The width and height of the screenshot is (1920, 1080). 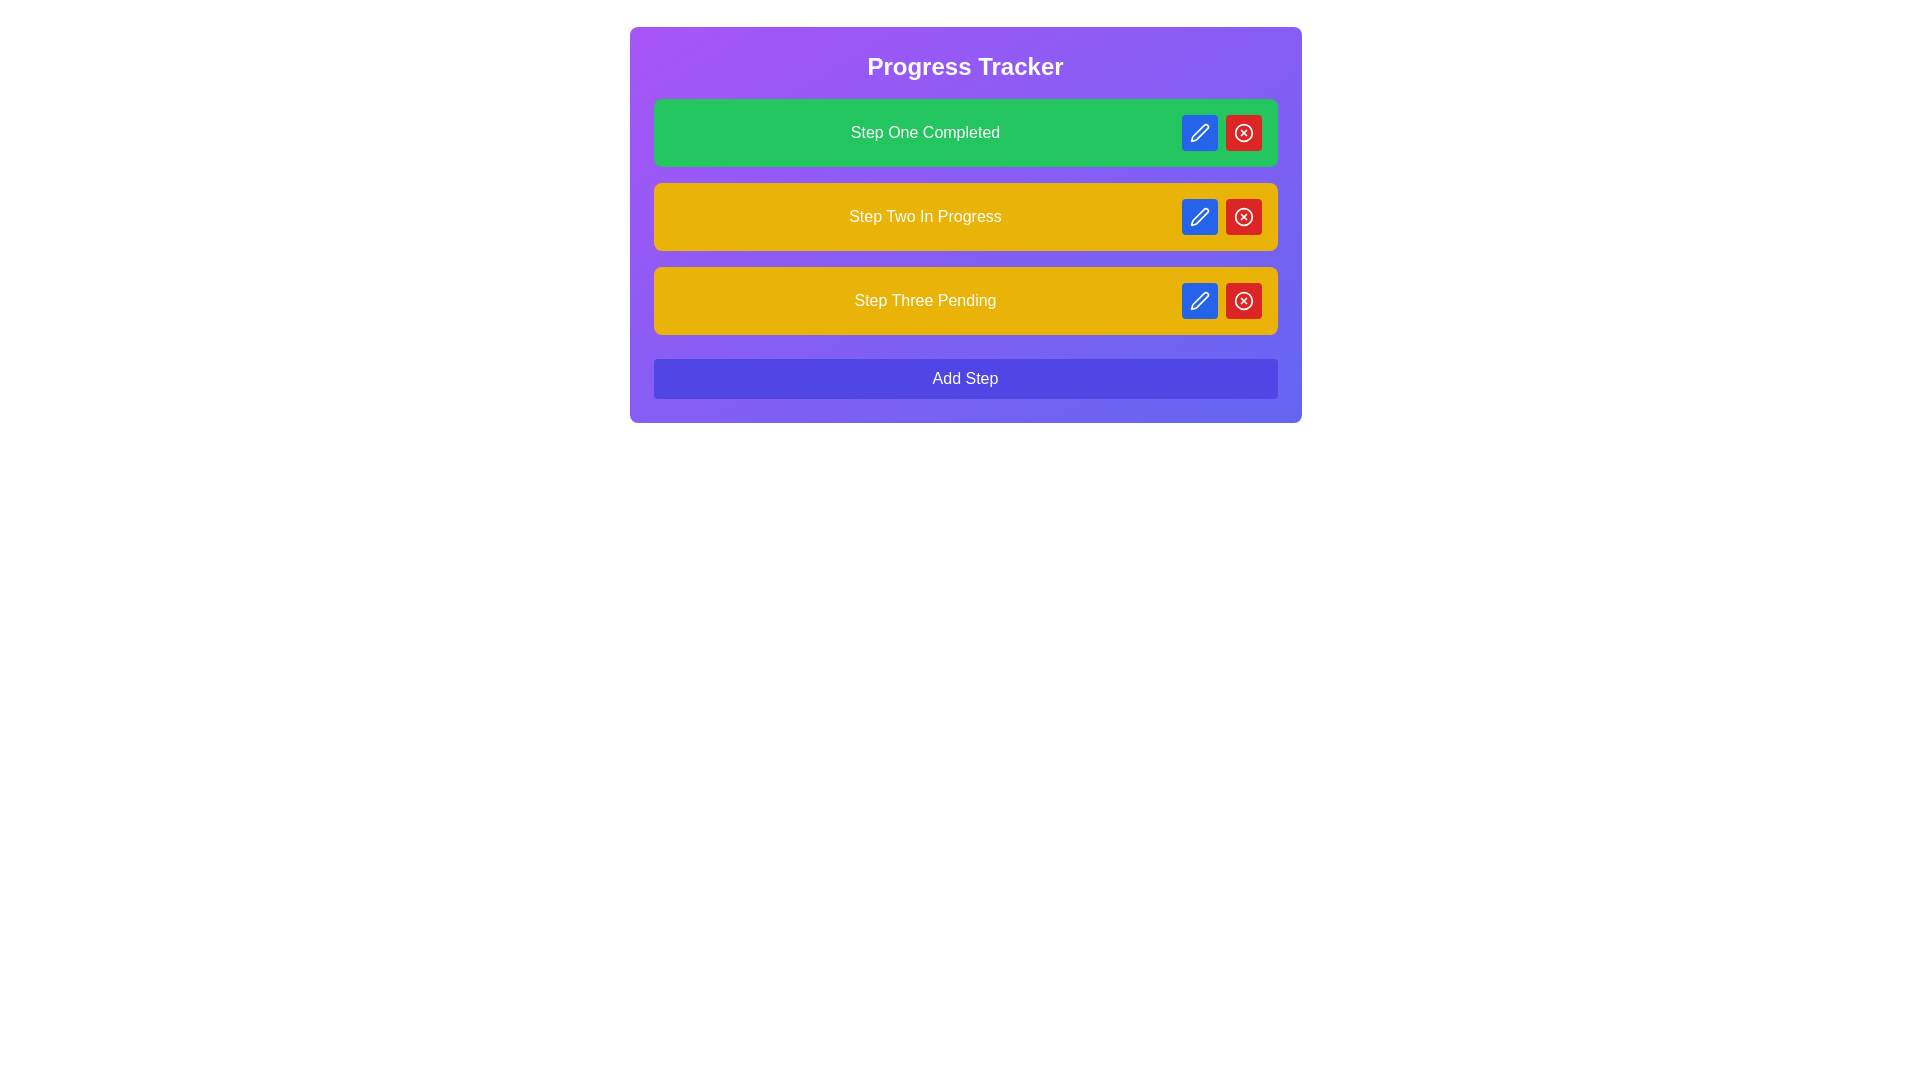 What do you see at coordinates (924, 216) in the screenshot?
I see `the 'Step Two In Progress' text label displayed in white color on a yellow rectangular background within the progress tracker interface` at bounding box center [924, 216].